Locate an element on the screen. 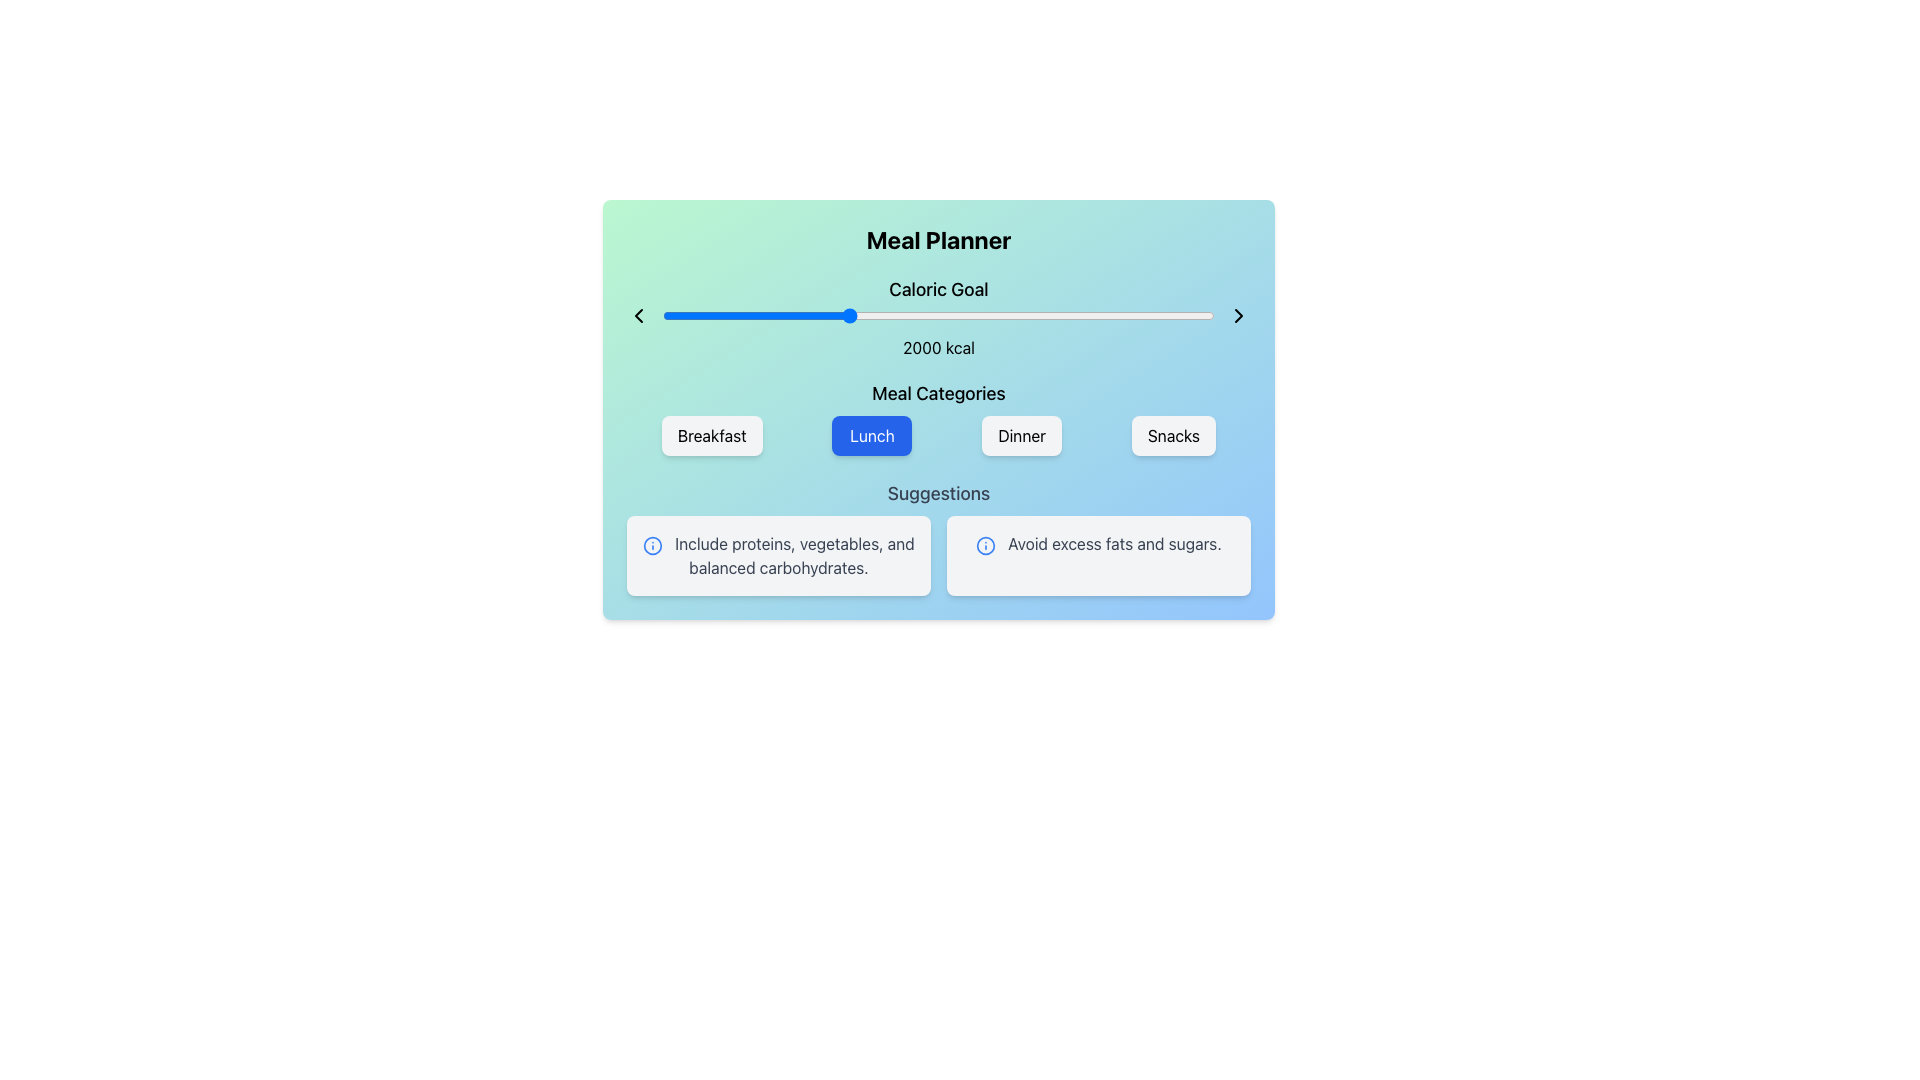 Image resolution: width=1920 pixels, height=1080 pixels. the caloric goal is located at coordinates (1191, 315).